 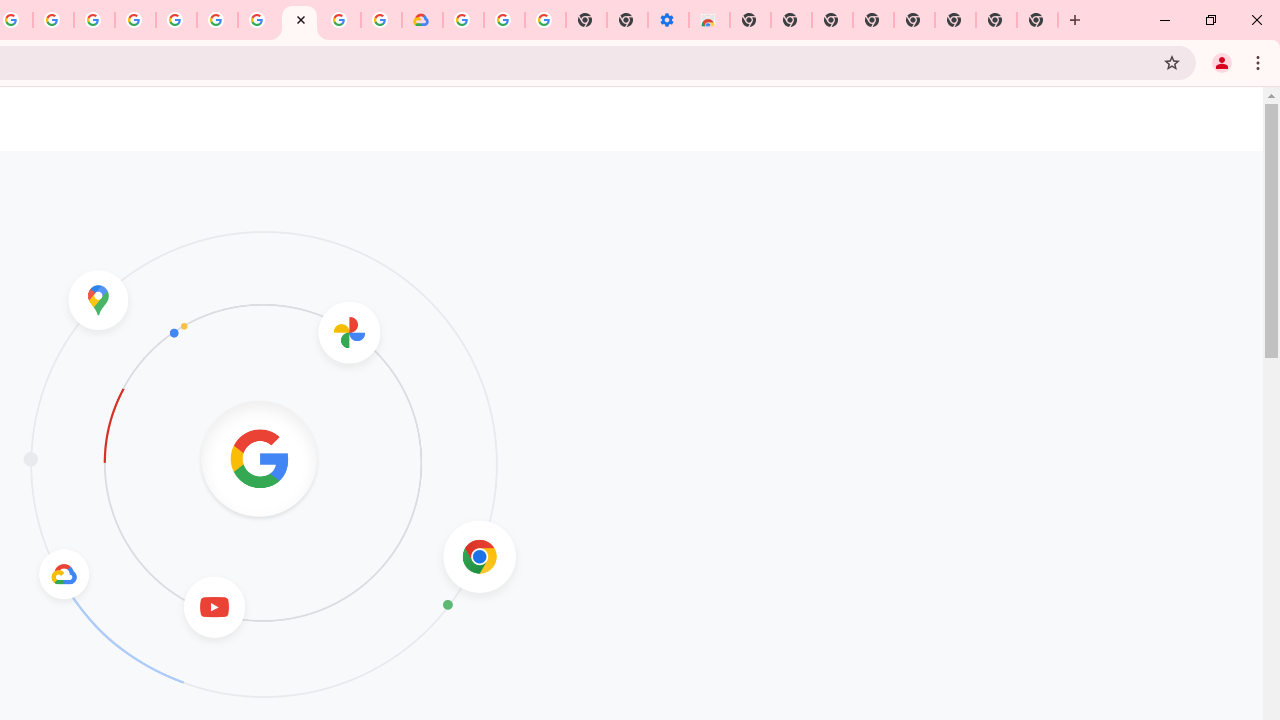 What do you see at coordinates (1220, 61) in the screenshot?
I see `'You'` at bounding box center [1220, 61].